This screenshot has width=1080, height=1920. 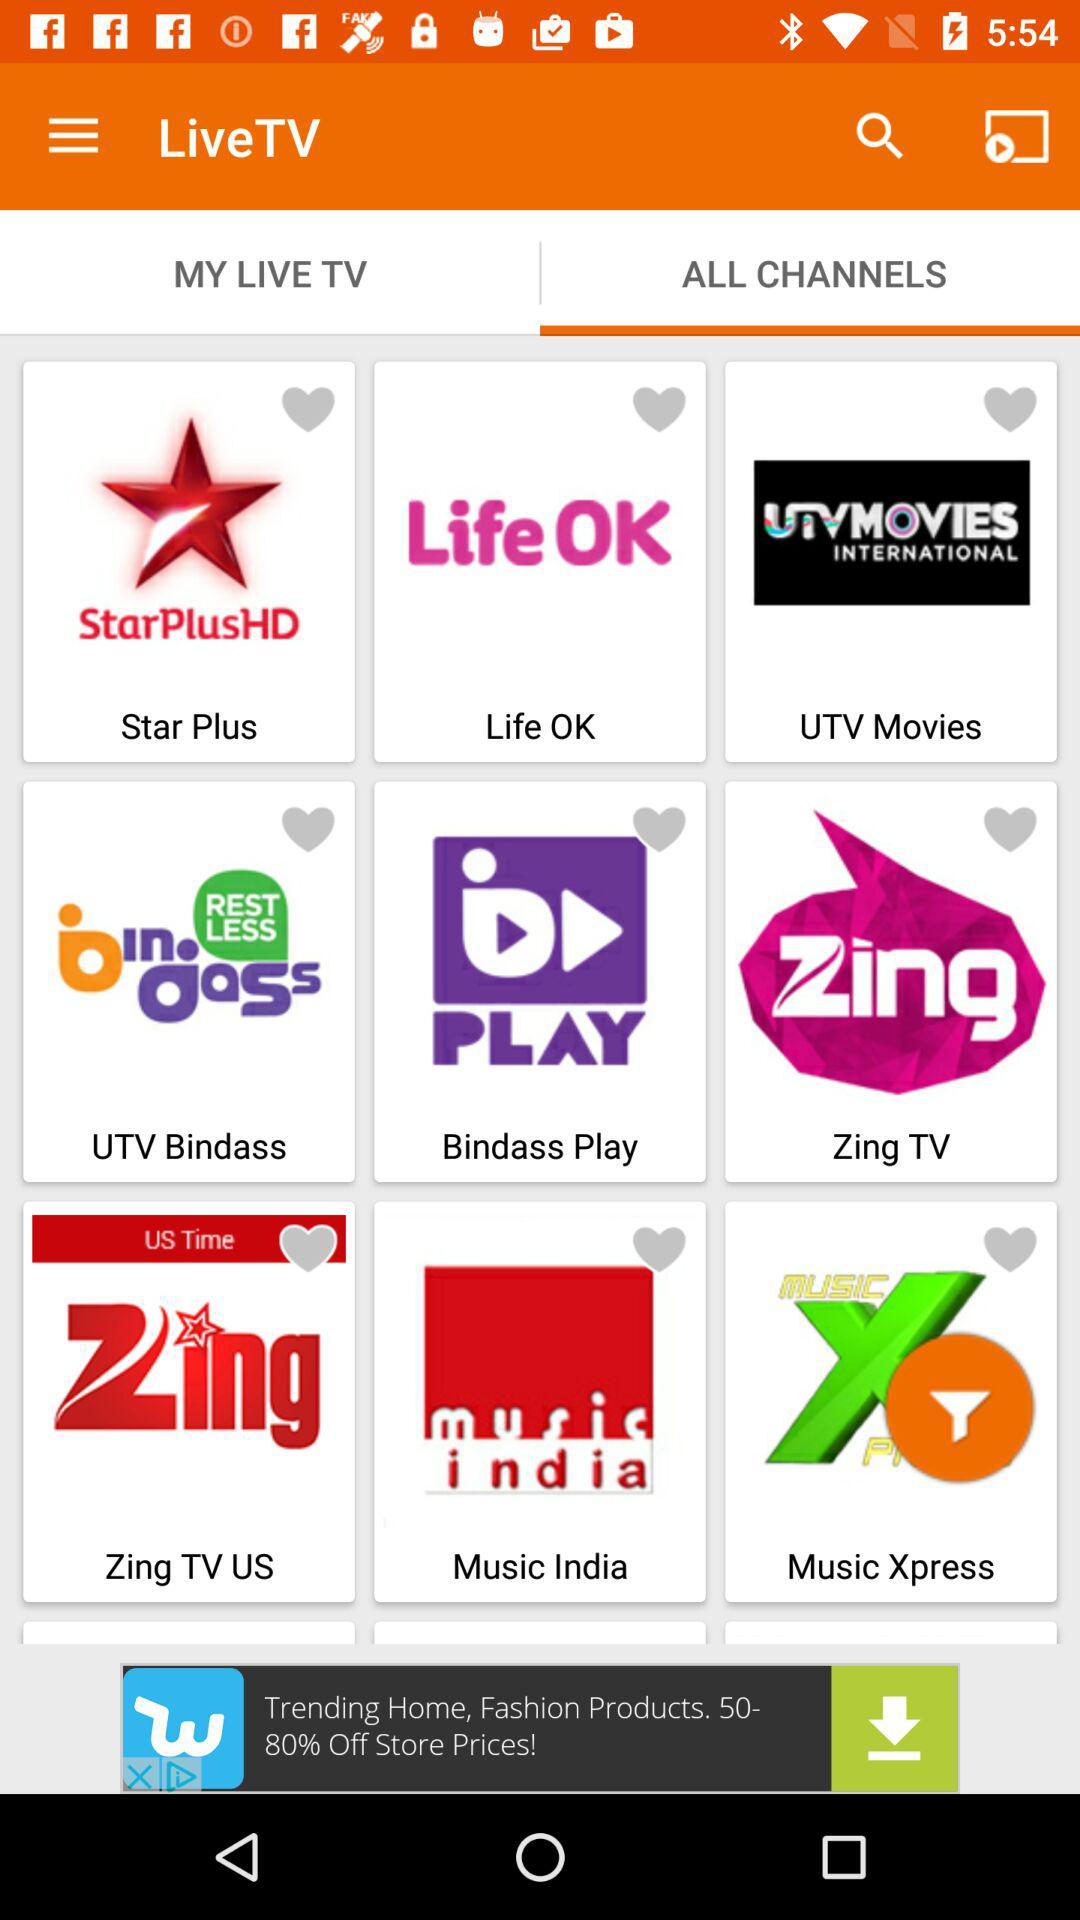 I want to click on like button, so click(x=1010, y=407).